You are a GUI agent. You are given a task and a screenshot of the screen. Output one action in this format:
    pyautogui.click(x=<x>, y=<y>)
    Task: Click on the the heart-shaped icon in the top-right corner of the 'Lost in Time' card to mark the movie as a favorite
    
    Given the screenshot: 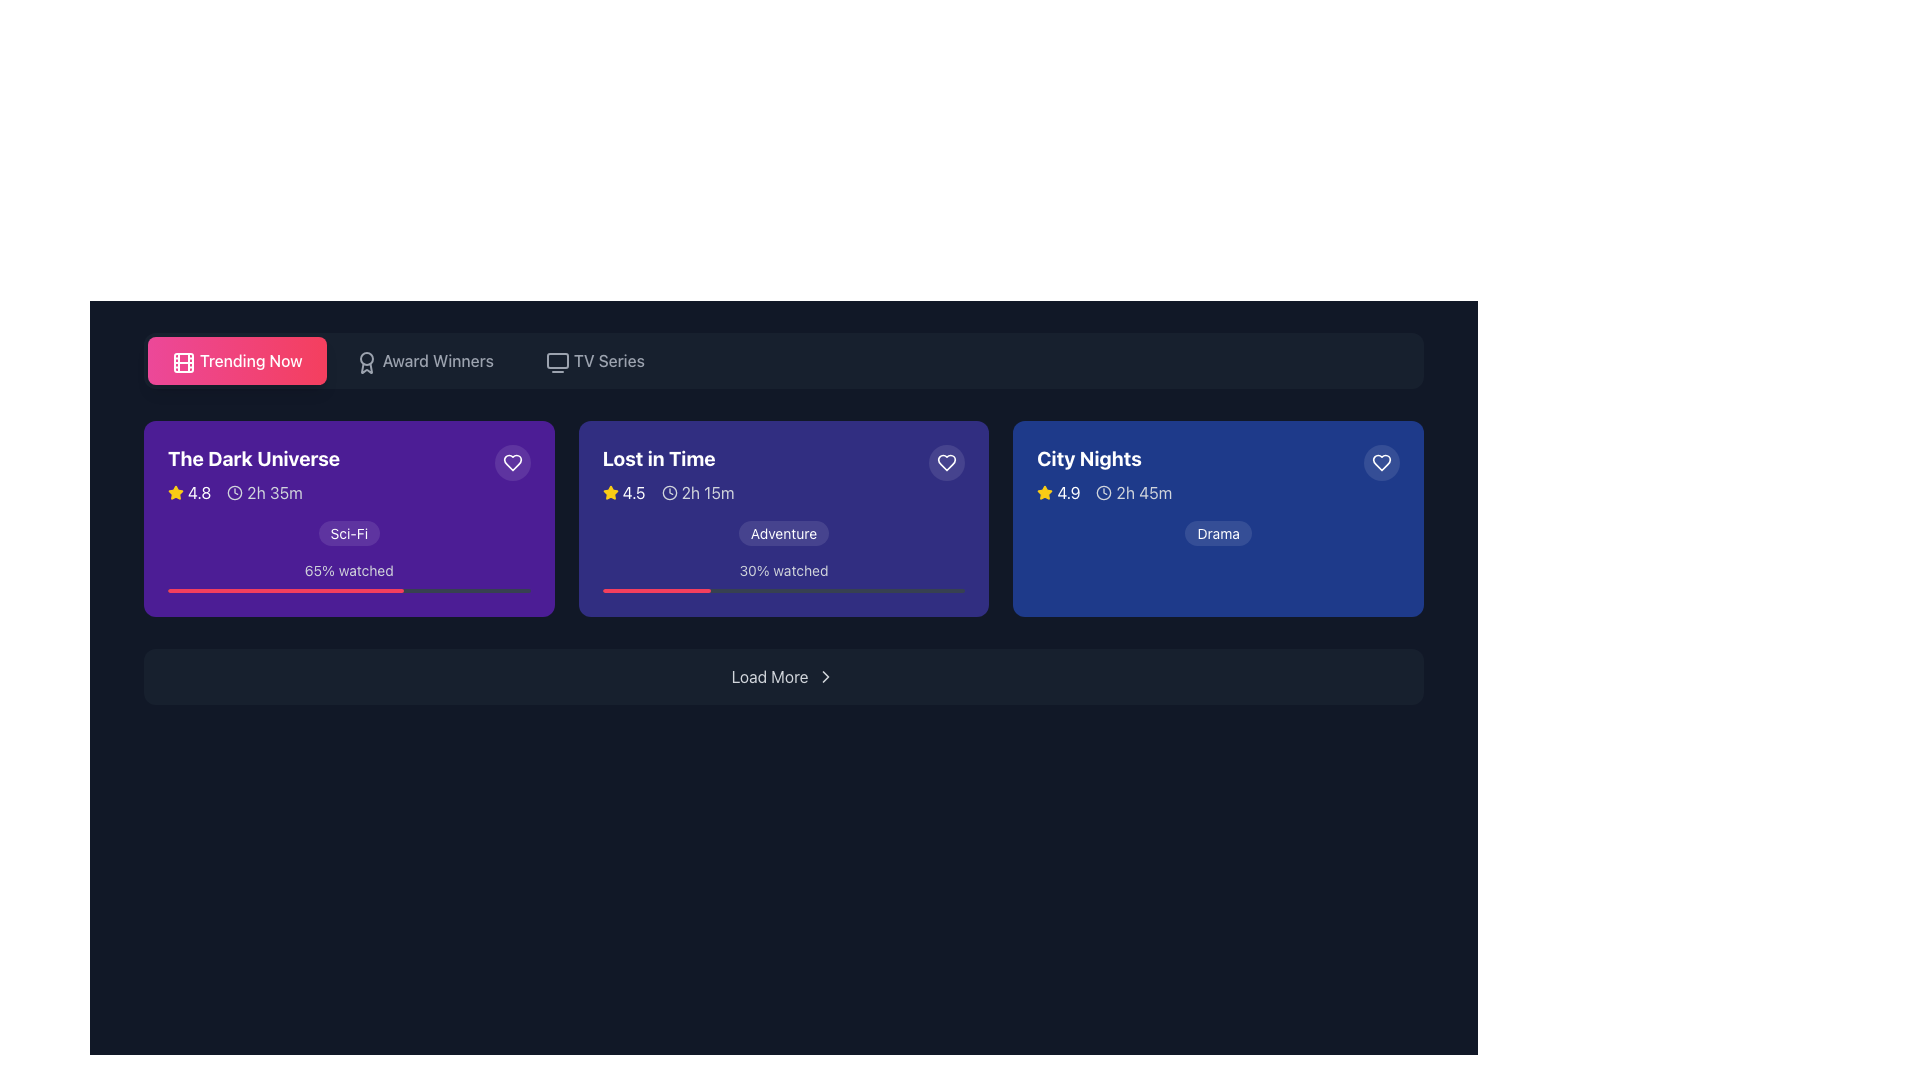 What is the action you would take?
    pyautogui.click(x=946, y=462)
    